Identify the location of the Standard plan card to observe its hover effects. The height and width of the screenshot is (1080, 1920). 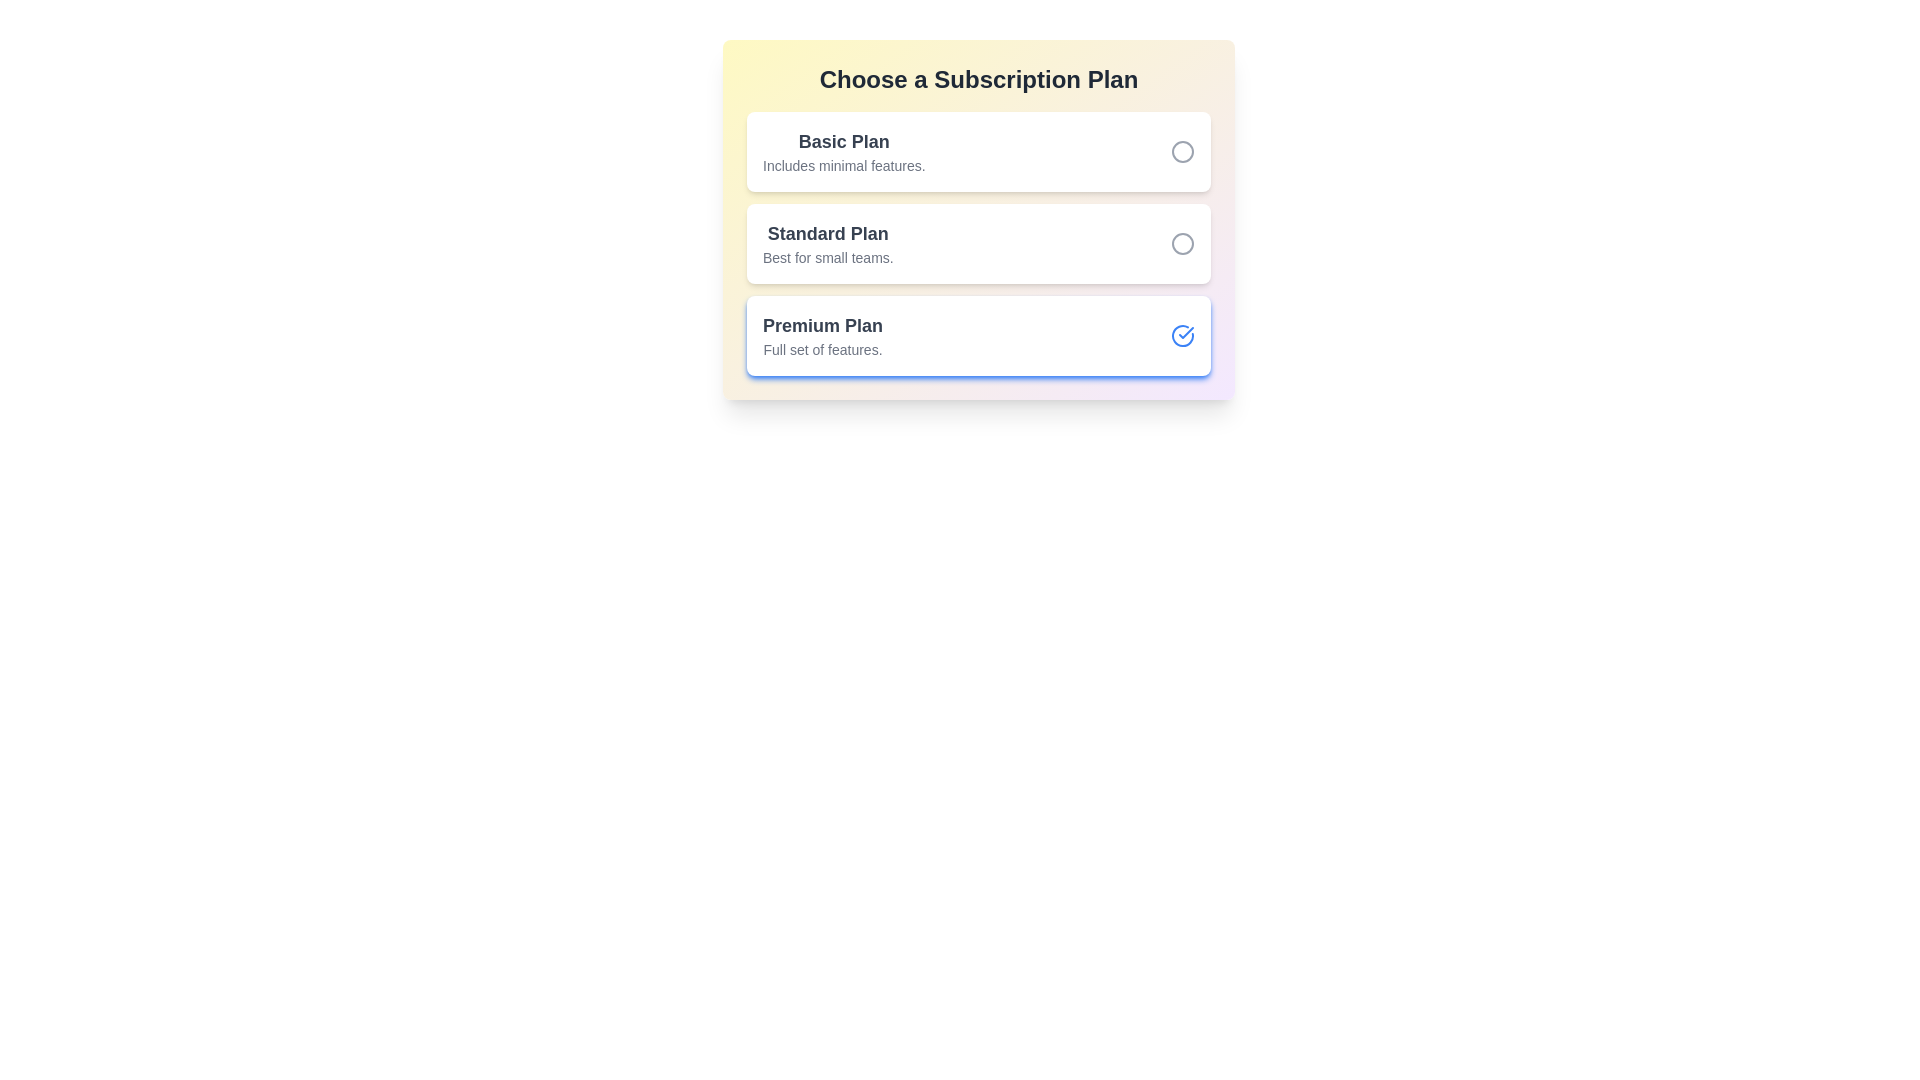
(979, 242).